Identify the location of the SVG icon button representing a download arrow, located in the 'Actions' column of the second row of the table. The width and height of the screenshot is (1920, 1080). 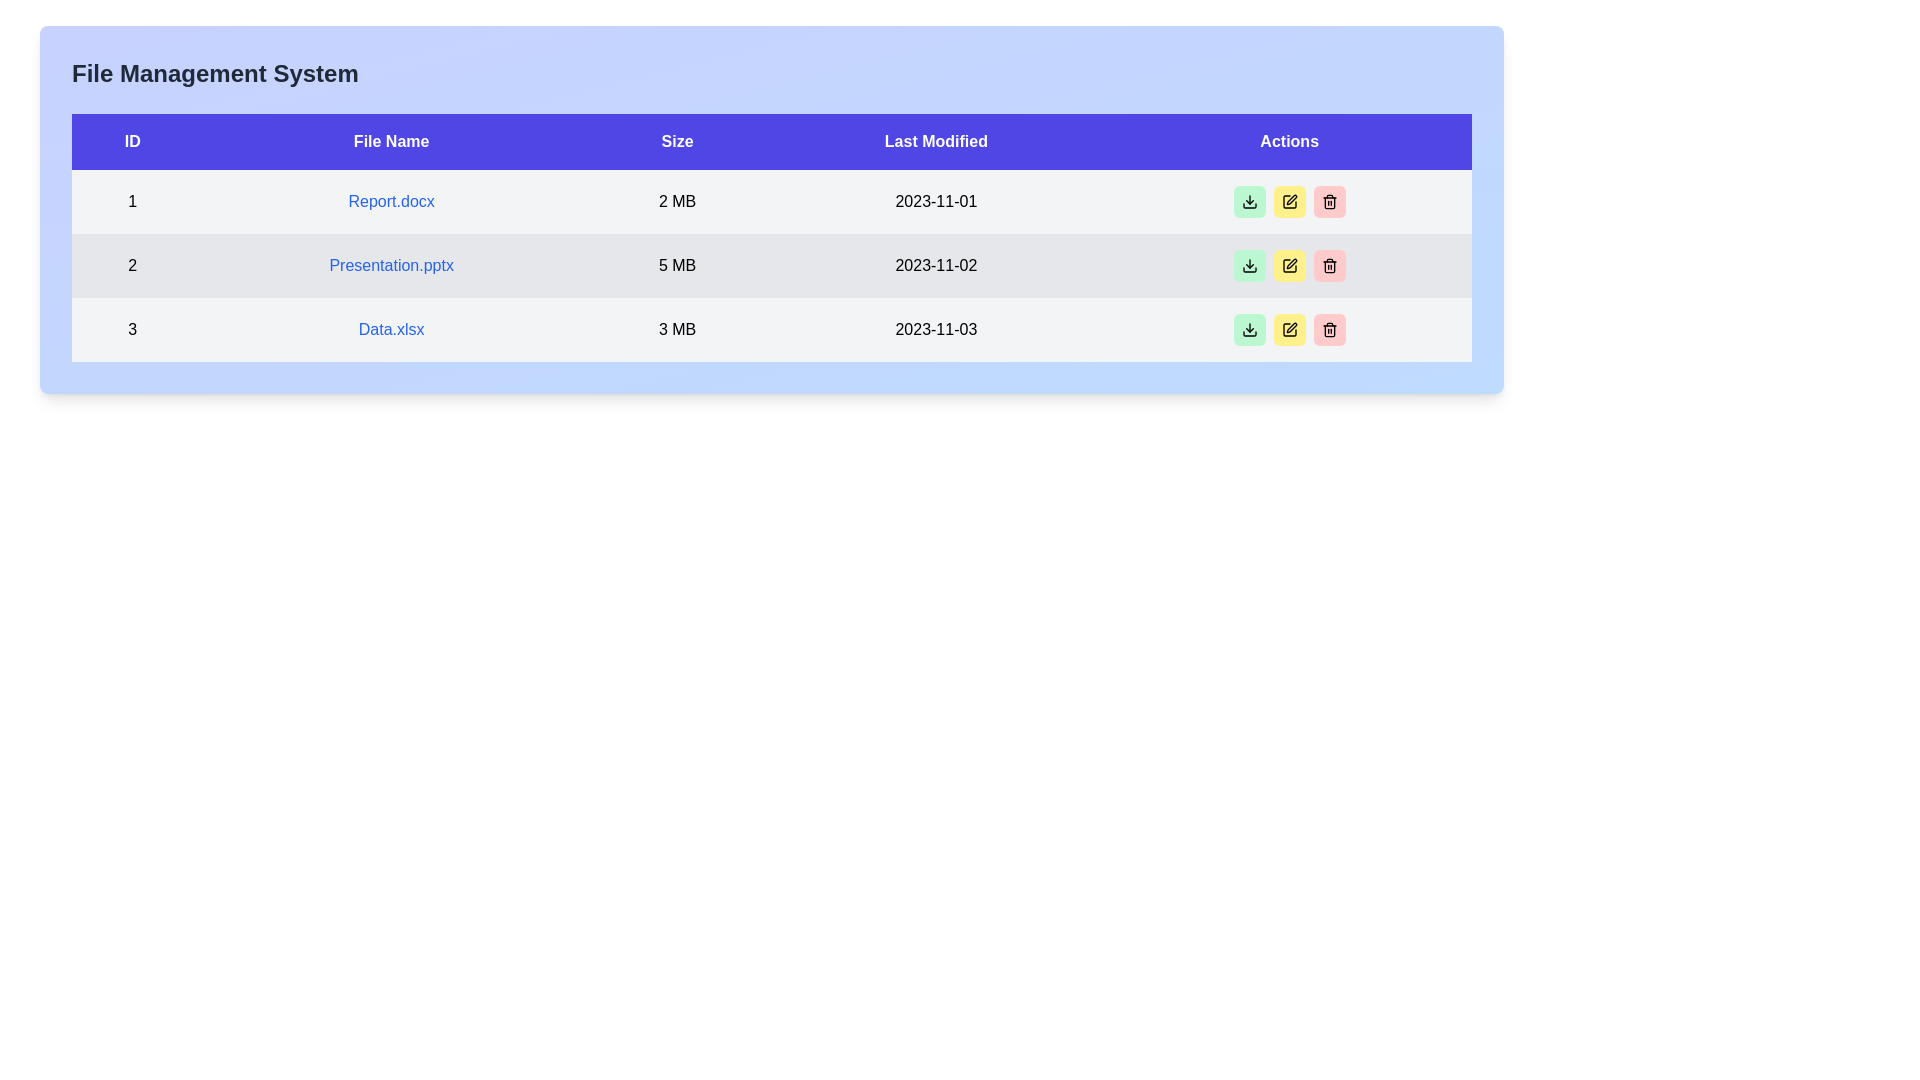
(1248, 201).